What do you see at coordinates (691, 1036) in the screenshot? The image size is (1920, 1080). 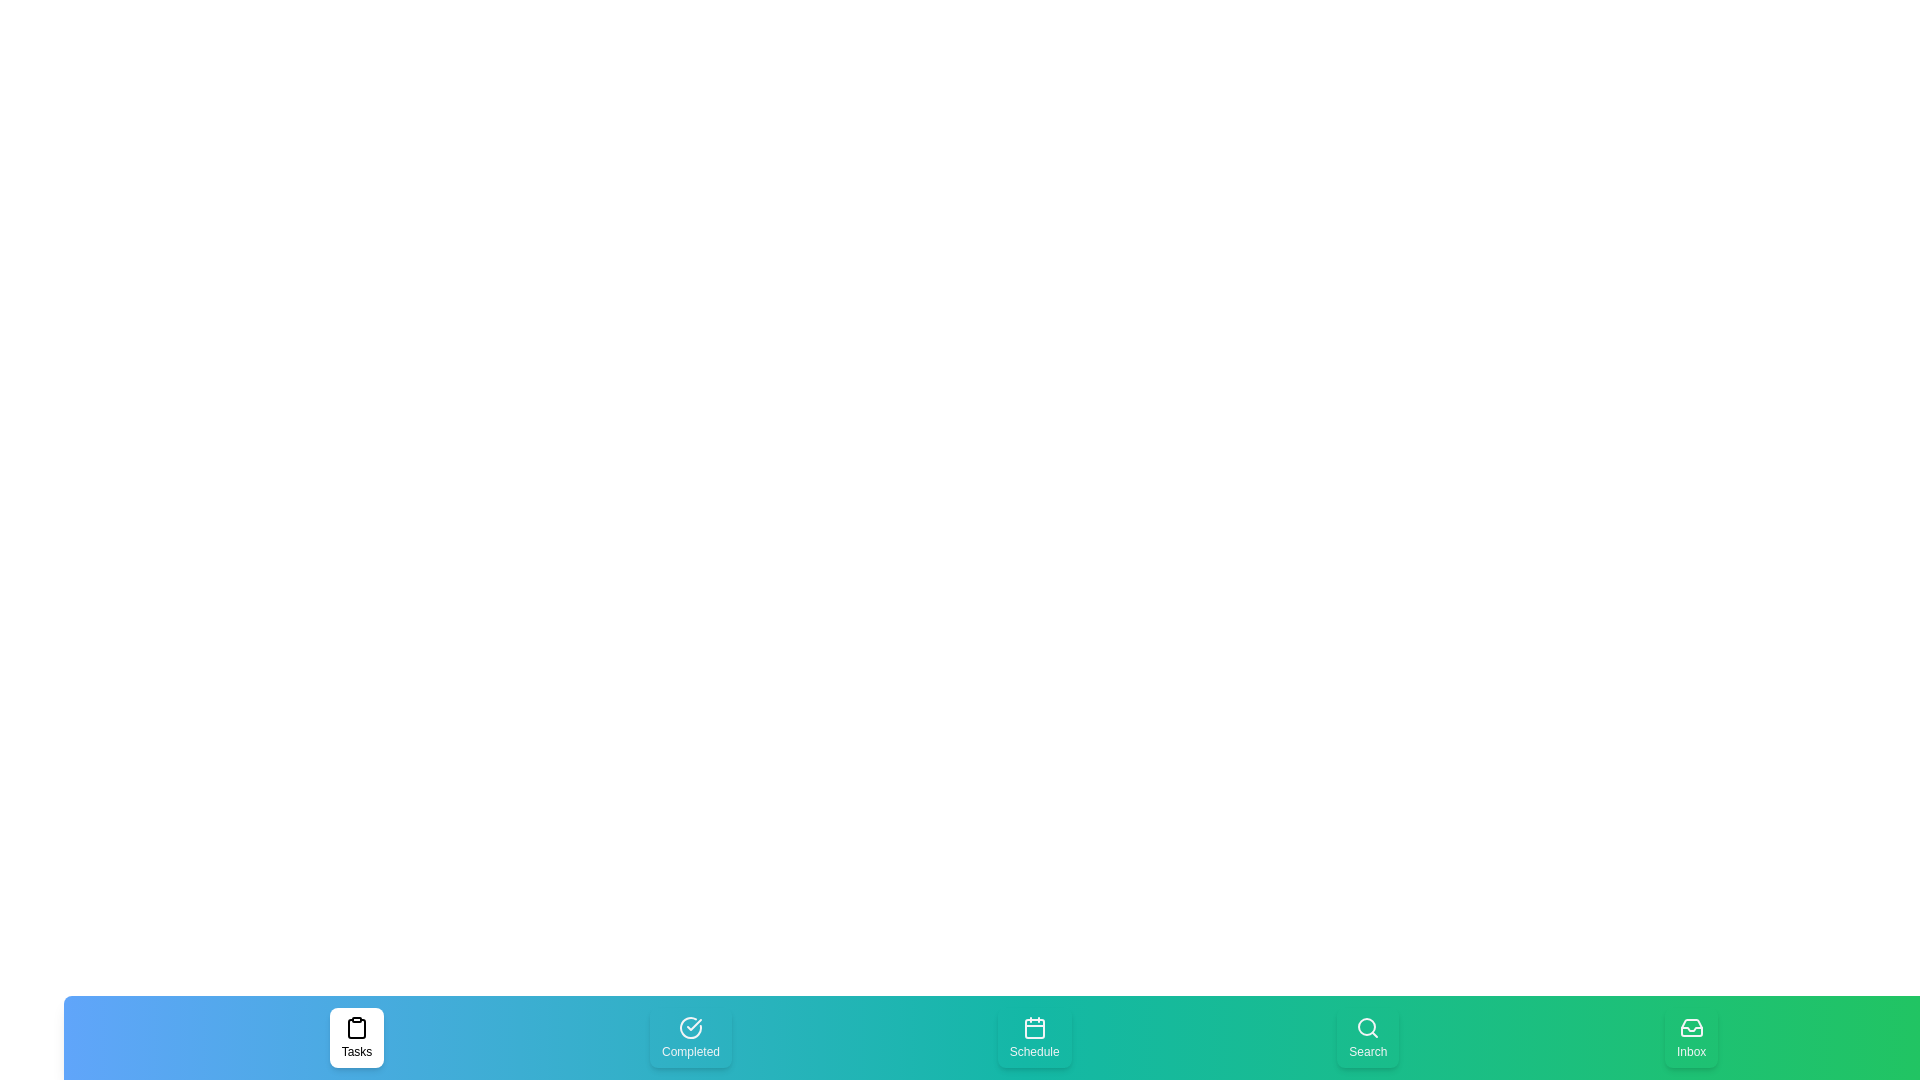 I see `the Completed tab to select it` at bounding box center [691, 1036].